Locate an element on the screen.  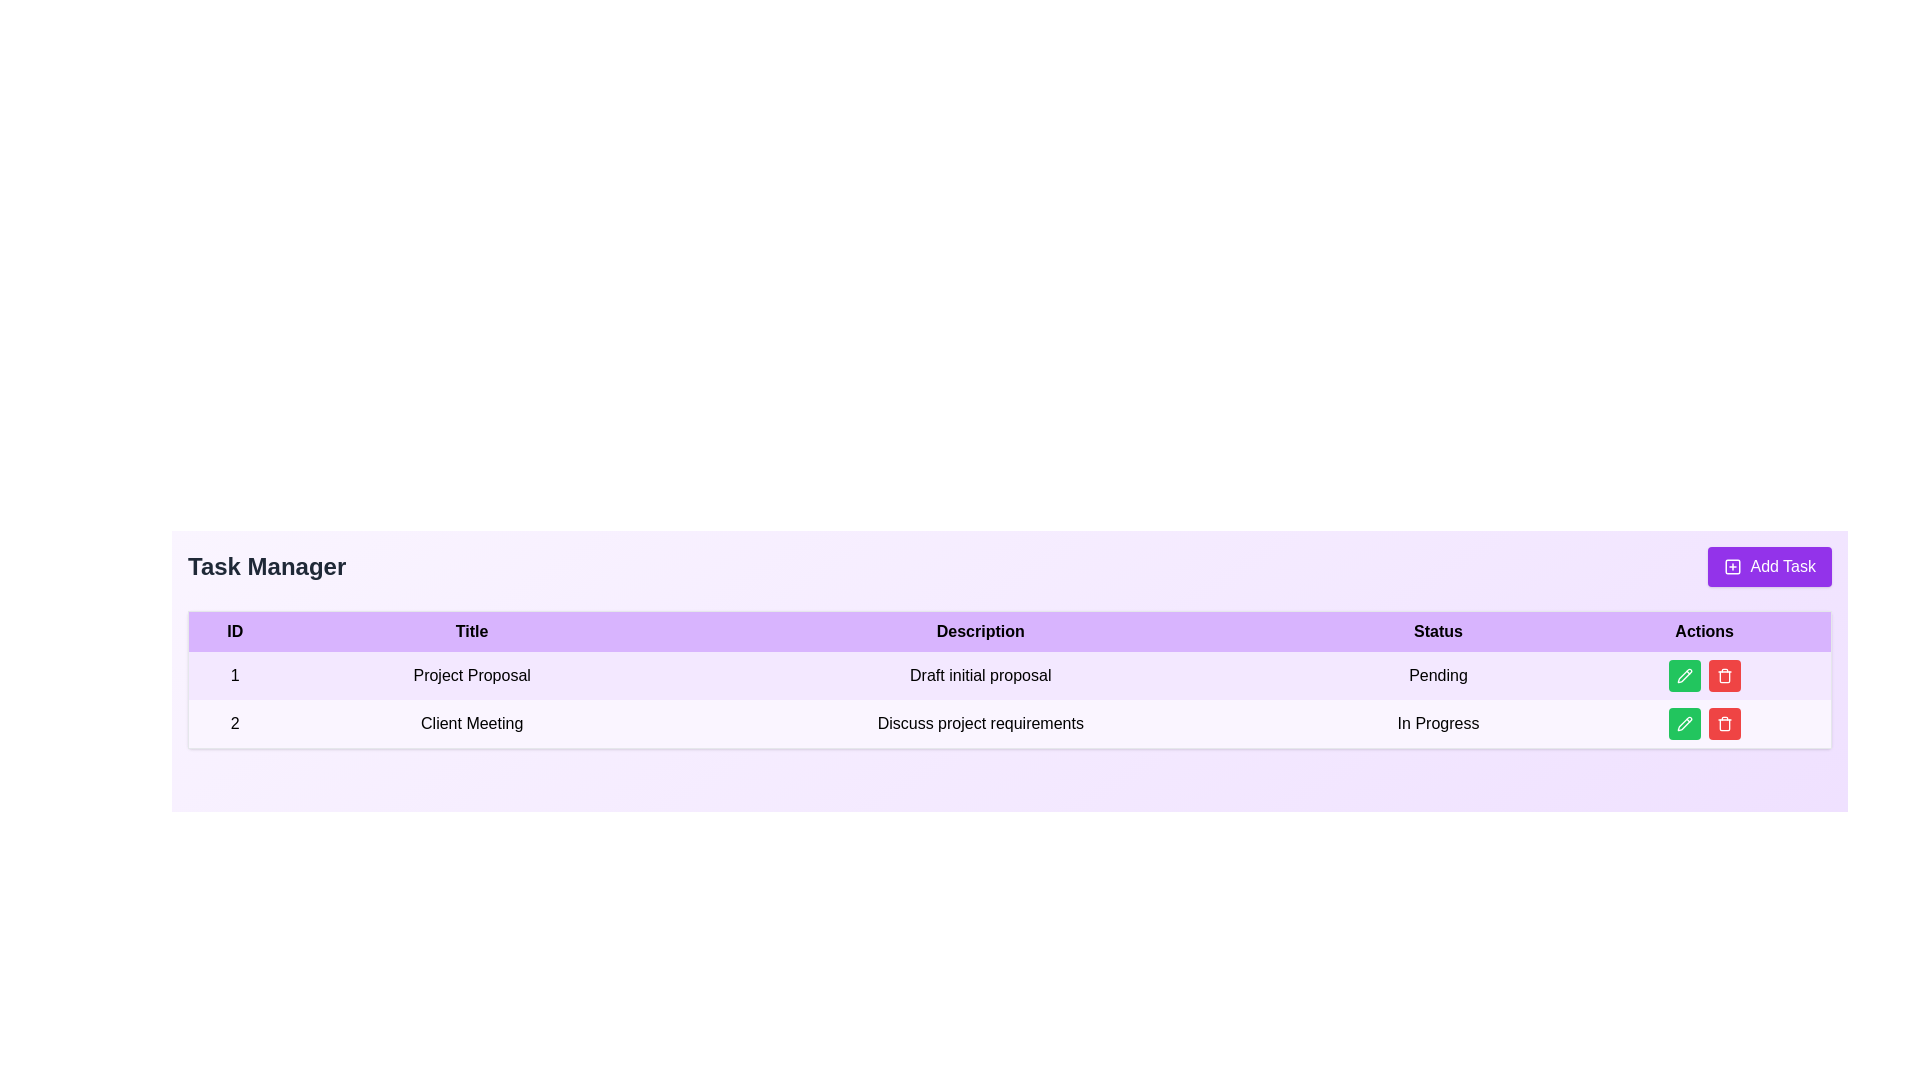
the green edit button with a pencil icon located in the second row of the 'Actions' column in the task management interface is located at coordinates (1683, 724).